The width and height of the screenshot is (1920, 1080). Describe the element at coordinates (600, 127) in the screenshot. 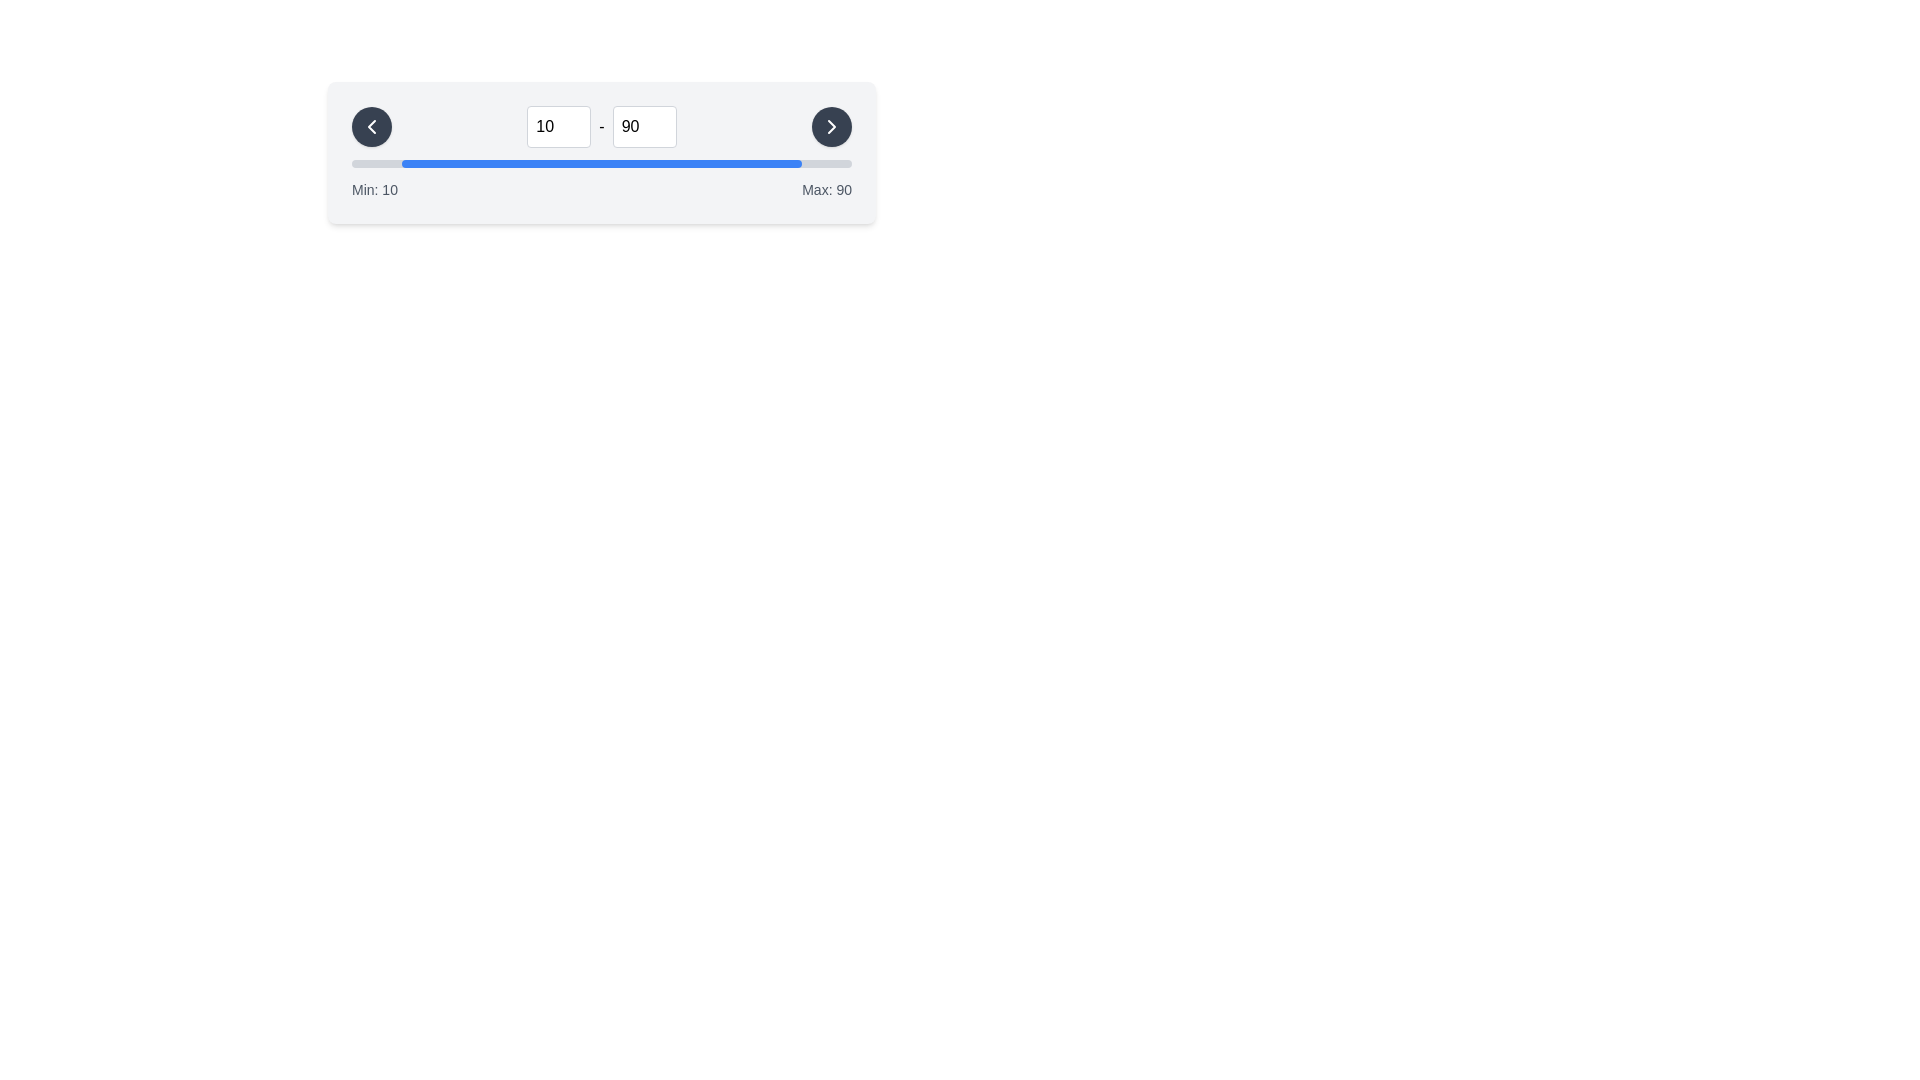

I see `the horizontal separator line positioned between the two number input fields for '10' and '90'` at that location.